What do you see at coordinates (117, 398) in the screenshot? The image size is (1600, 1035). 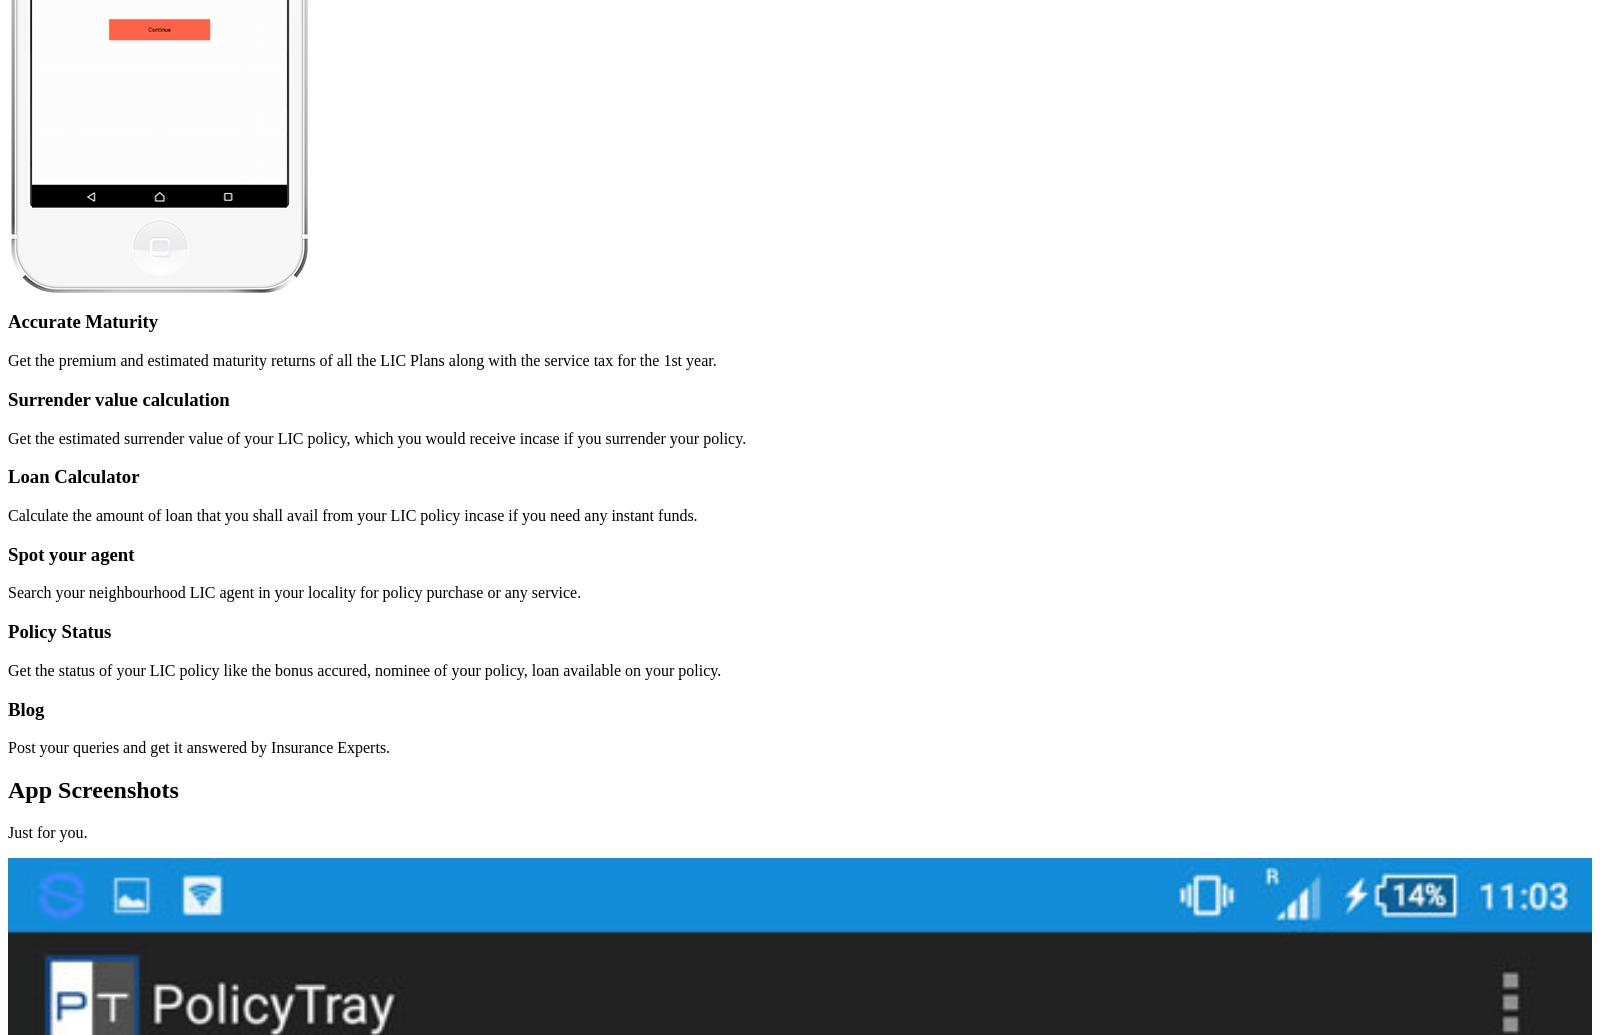 I see `'Surrender value calculation'` at bounding box center [117, 398].